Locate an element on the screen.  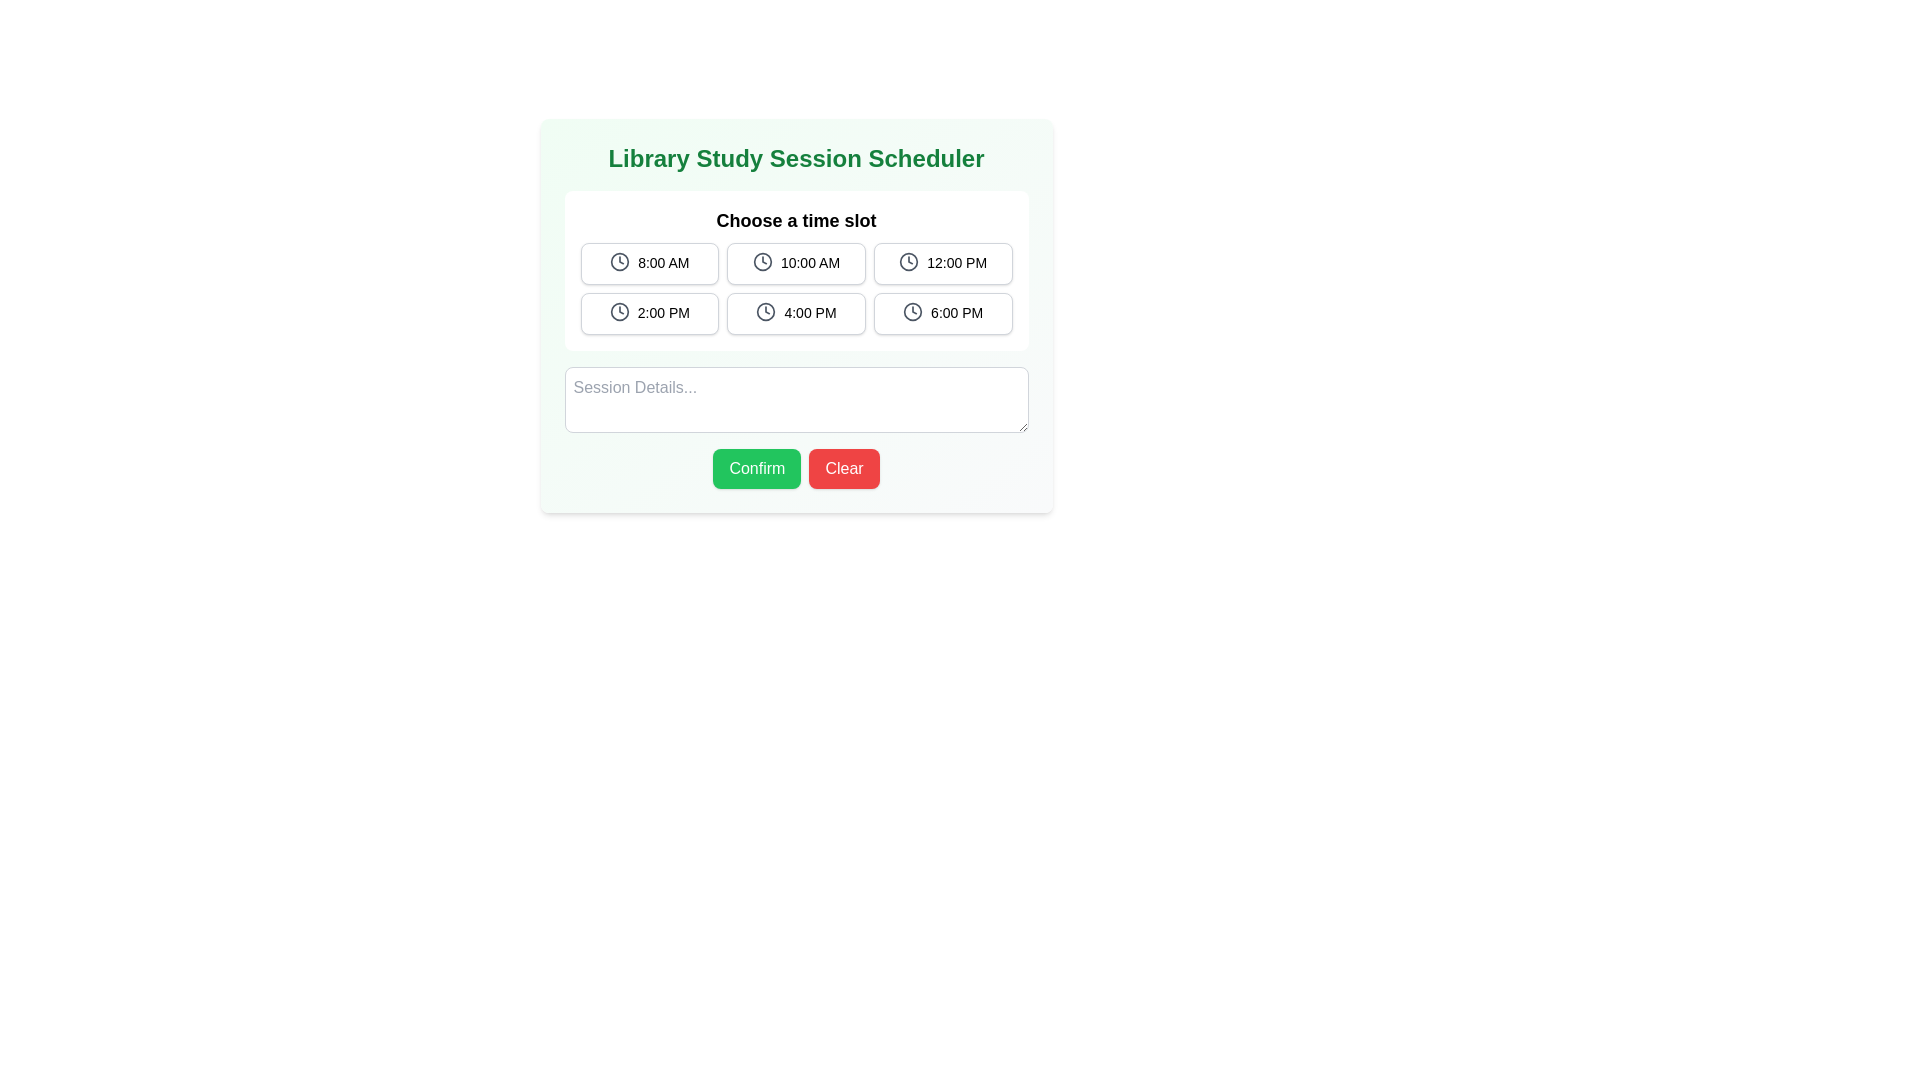
the button for selecting the 8:00 AM time slot, which is the first button in the grid layout located at the top-left corner is located at coordinates (649, 262).